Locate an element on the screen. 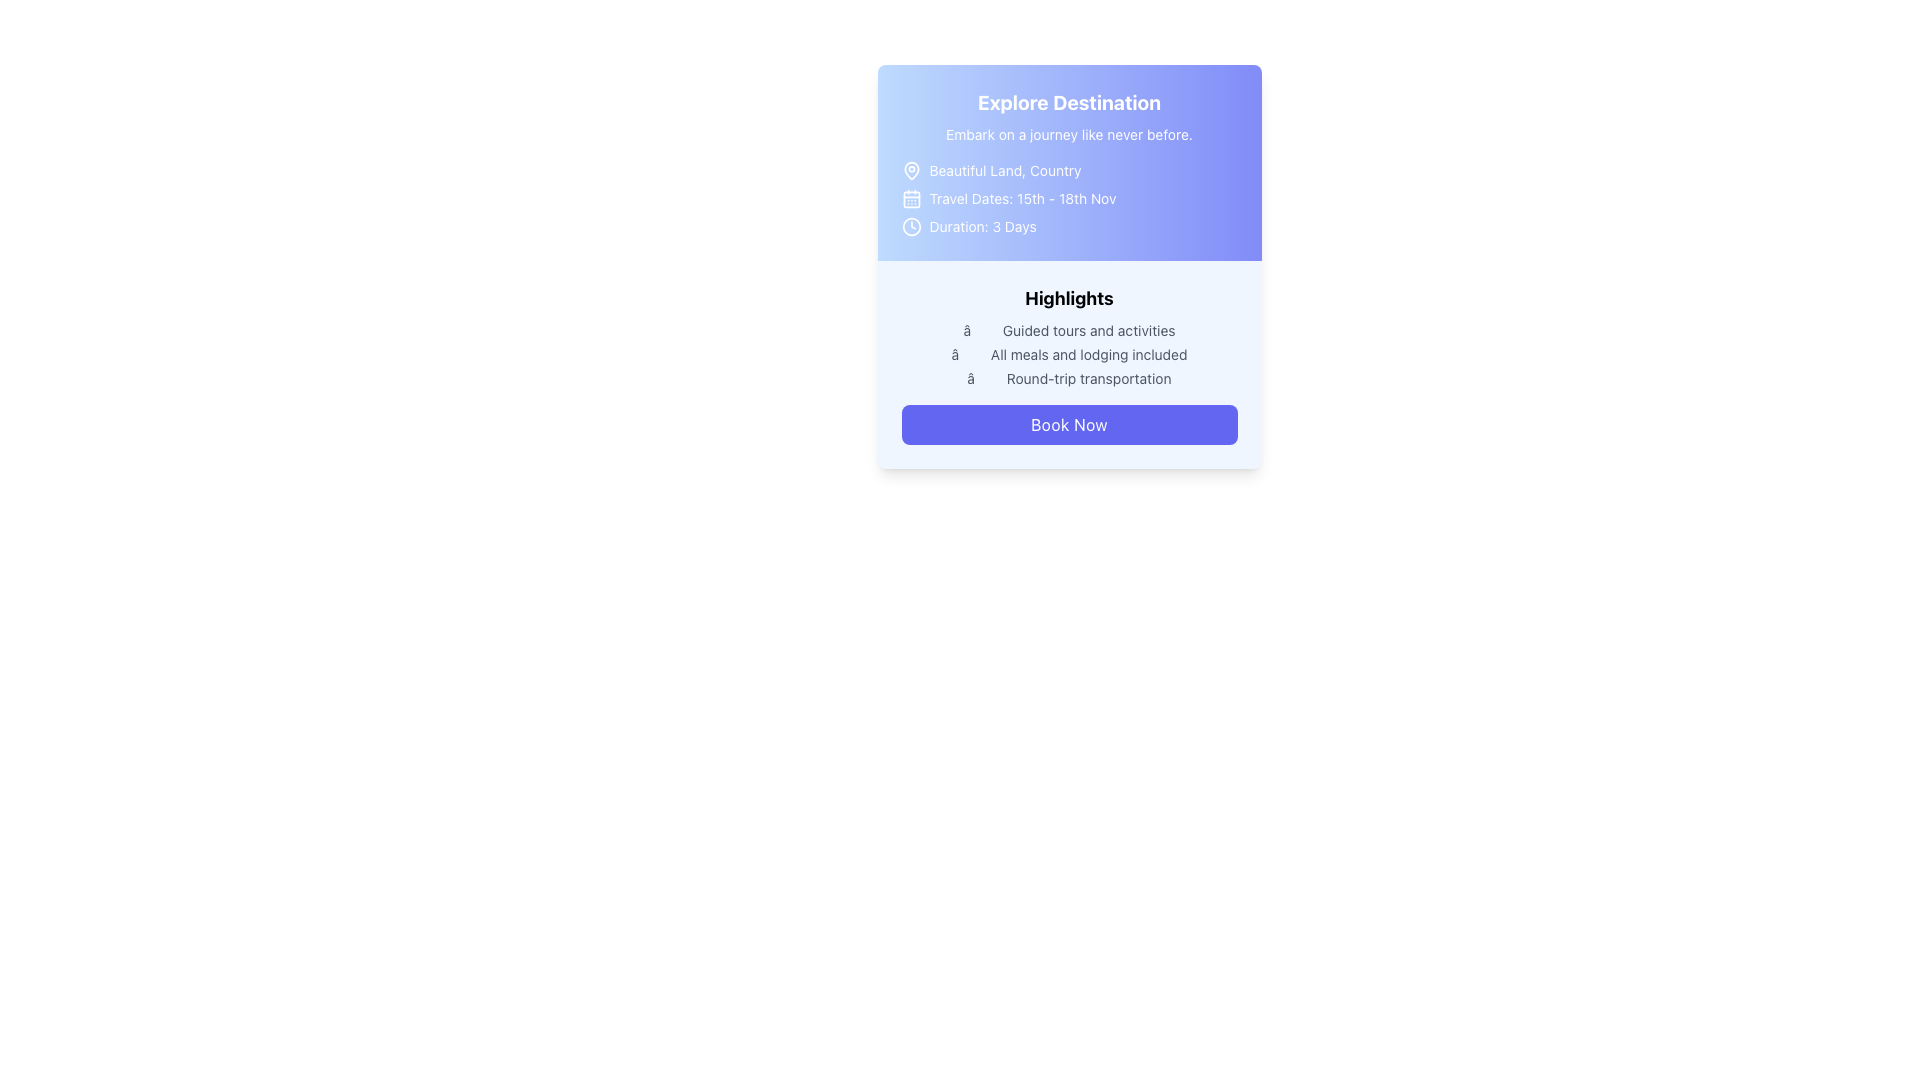  the information display element that provides details about a geographical destination, located below the 'Explore Destination' header and above 'Travel Dates: 15th - 18th Nov' is located at coordinates (1068, 169).